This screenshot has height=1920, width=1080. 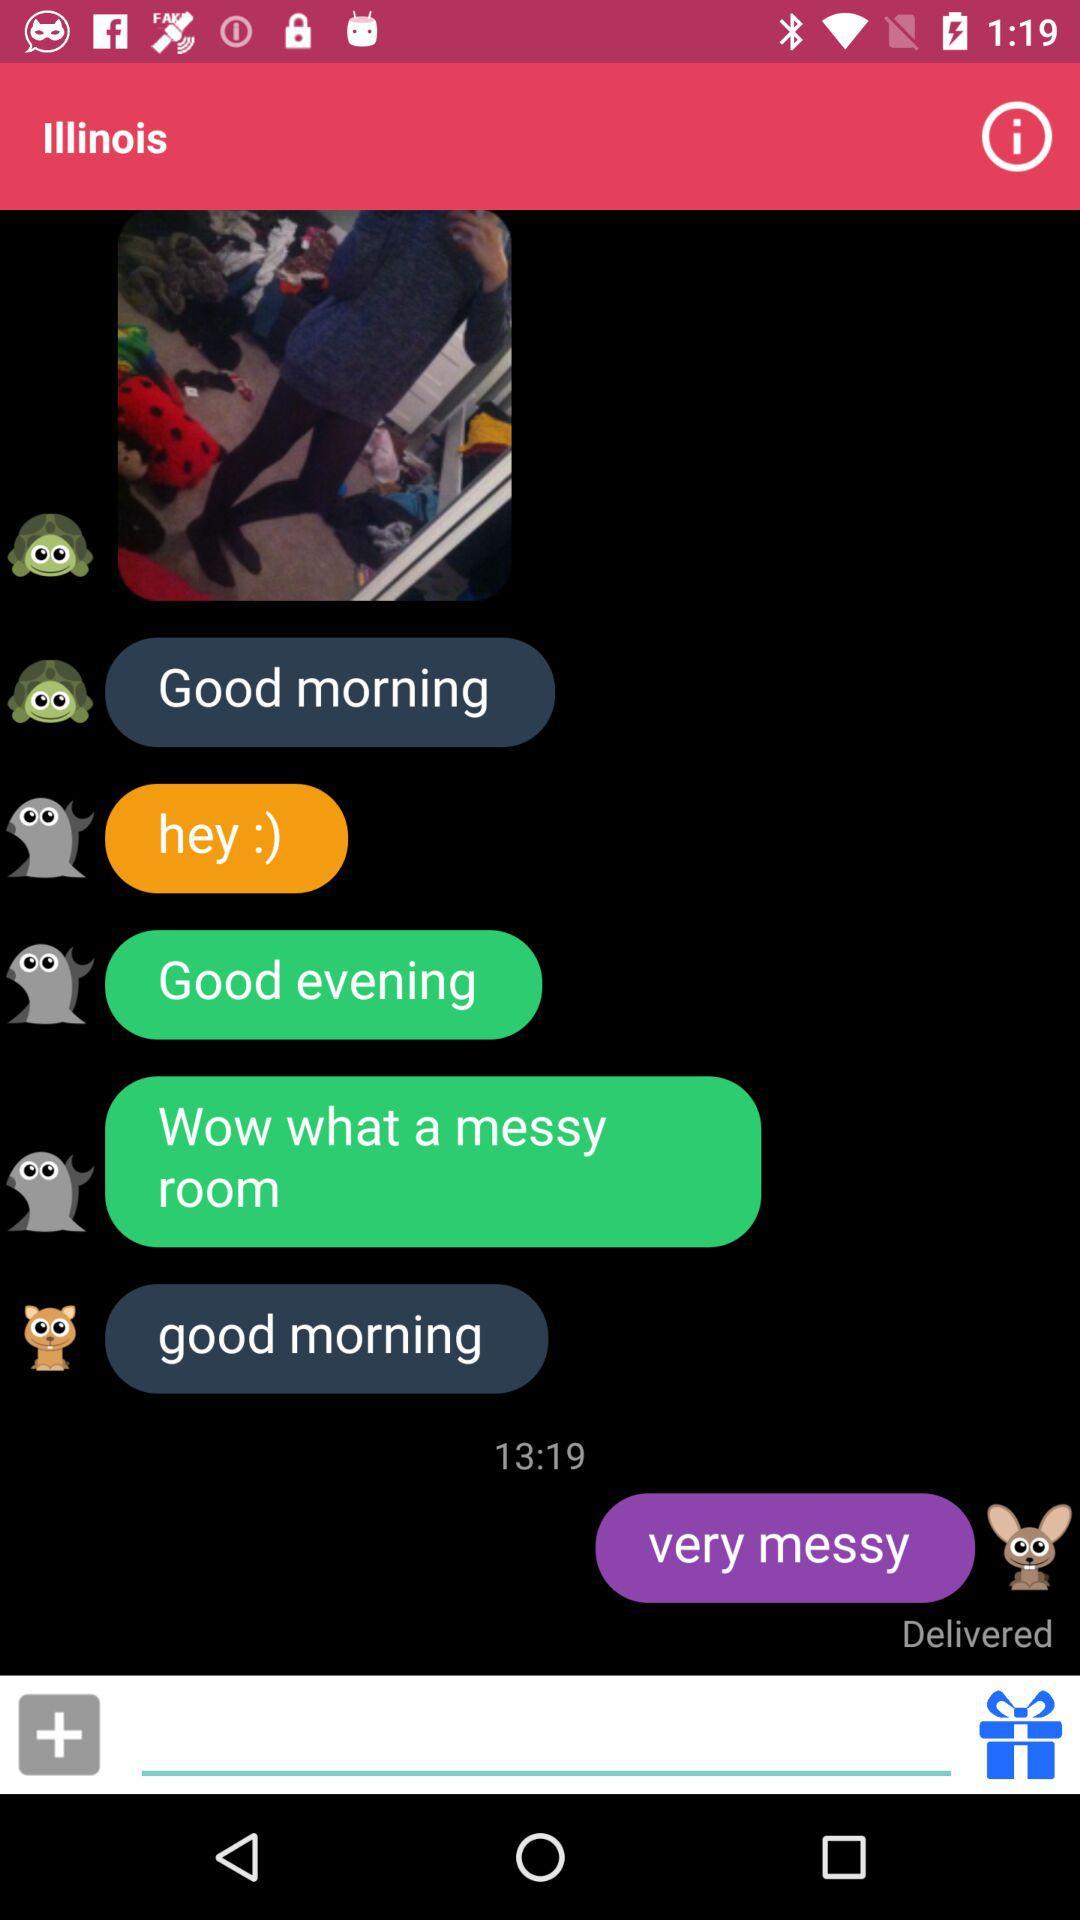 I want to click on type text here, so click(x=546, y=1733).